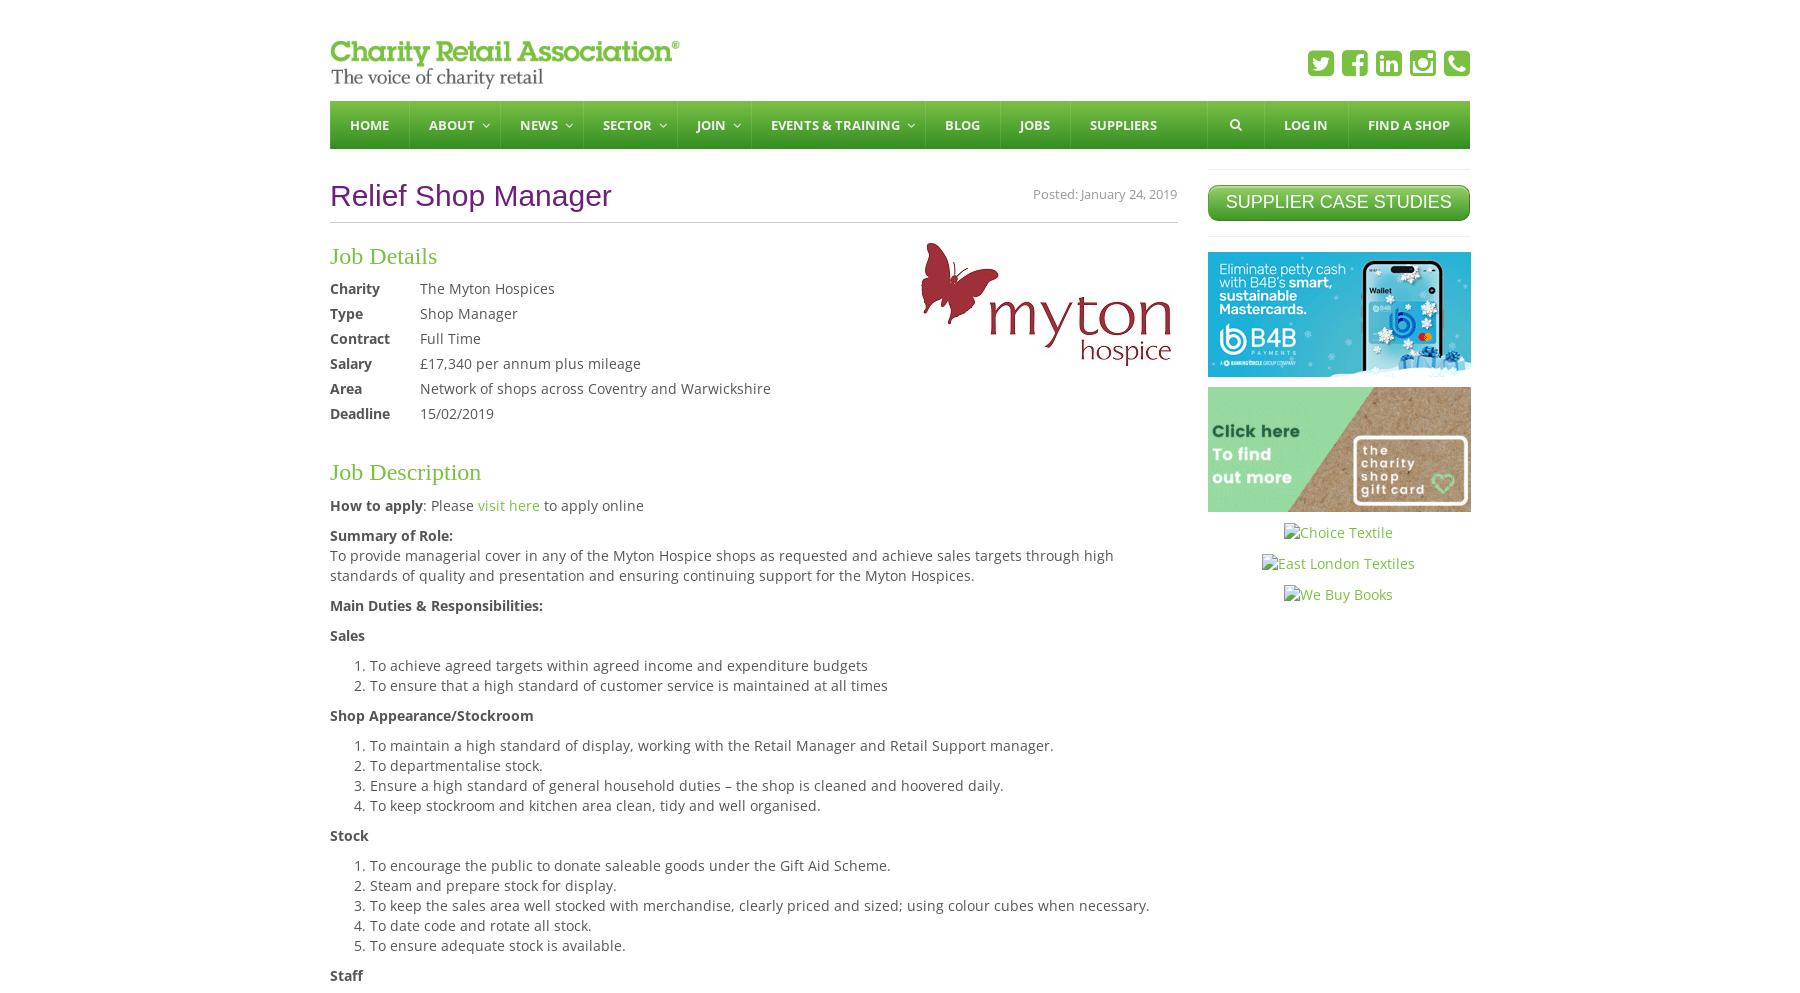  What do you see at coordinates (479, 923) in the screenshot?
I see `'To date code and rotate all stock.'` at bounding box center [479, 923].